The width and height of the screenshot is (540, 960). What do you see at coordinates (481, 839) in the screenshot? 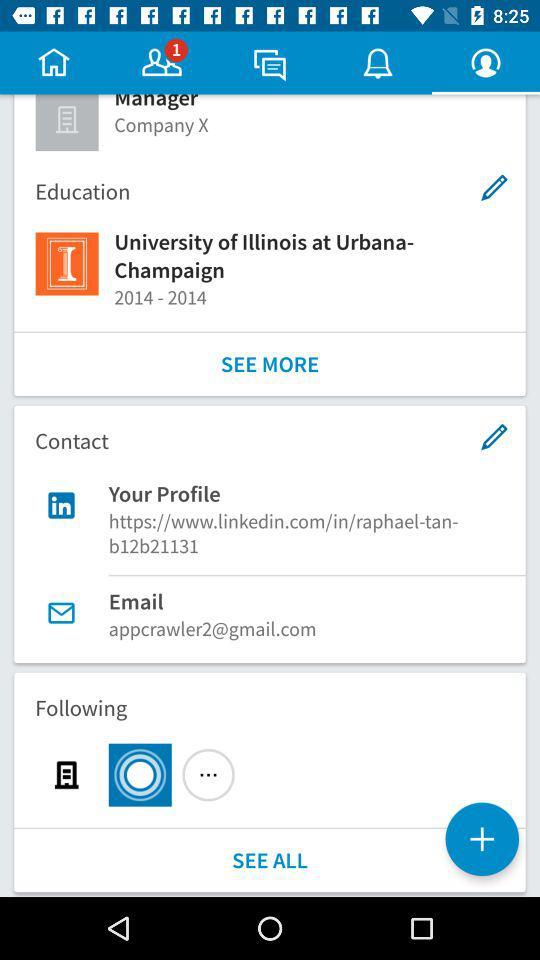
I see `icon at the bottom right corner` at bounding box center [481, 839].